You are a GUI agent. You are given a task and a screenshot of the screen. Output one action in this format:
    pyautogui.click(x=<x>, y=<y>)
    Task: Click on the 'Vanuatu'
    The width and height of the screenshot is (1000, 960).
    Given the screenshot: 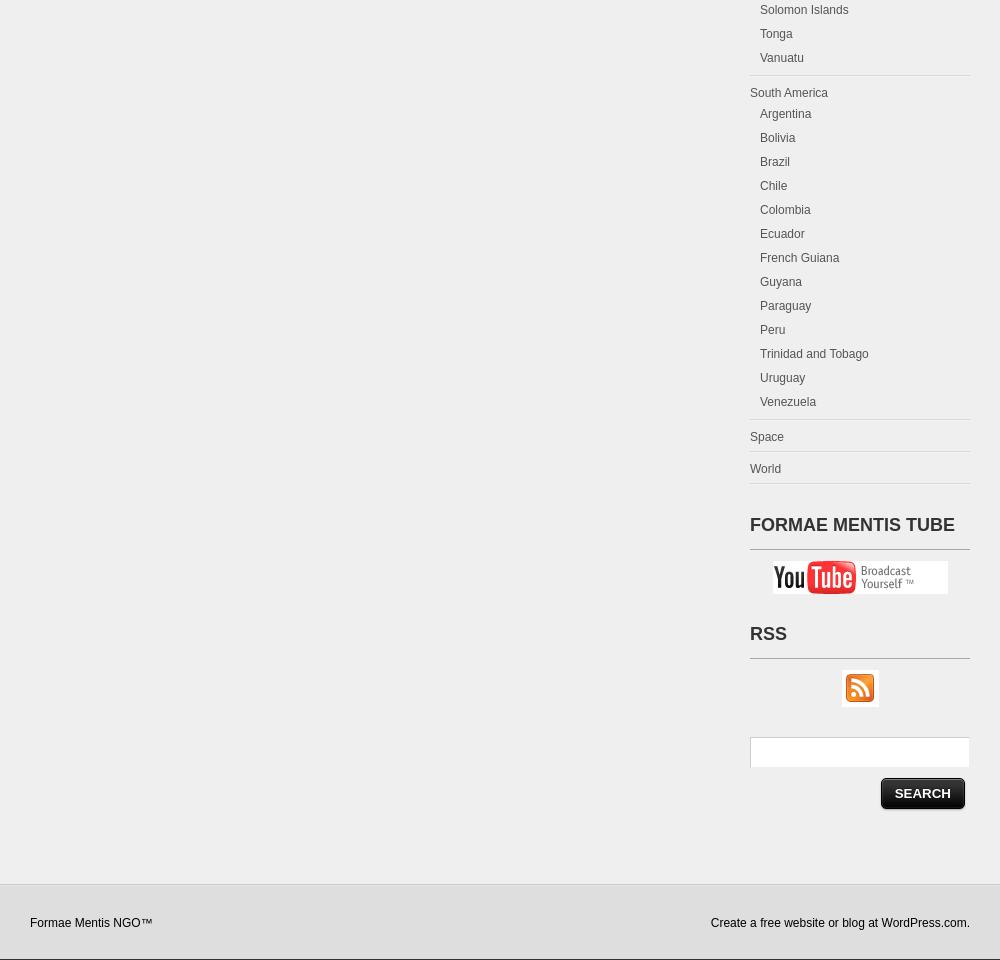 What is the action you would take?
    pyautogui.click(x=760, y=56)
    